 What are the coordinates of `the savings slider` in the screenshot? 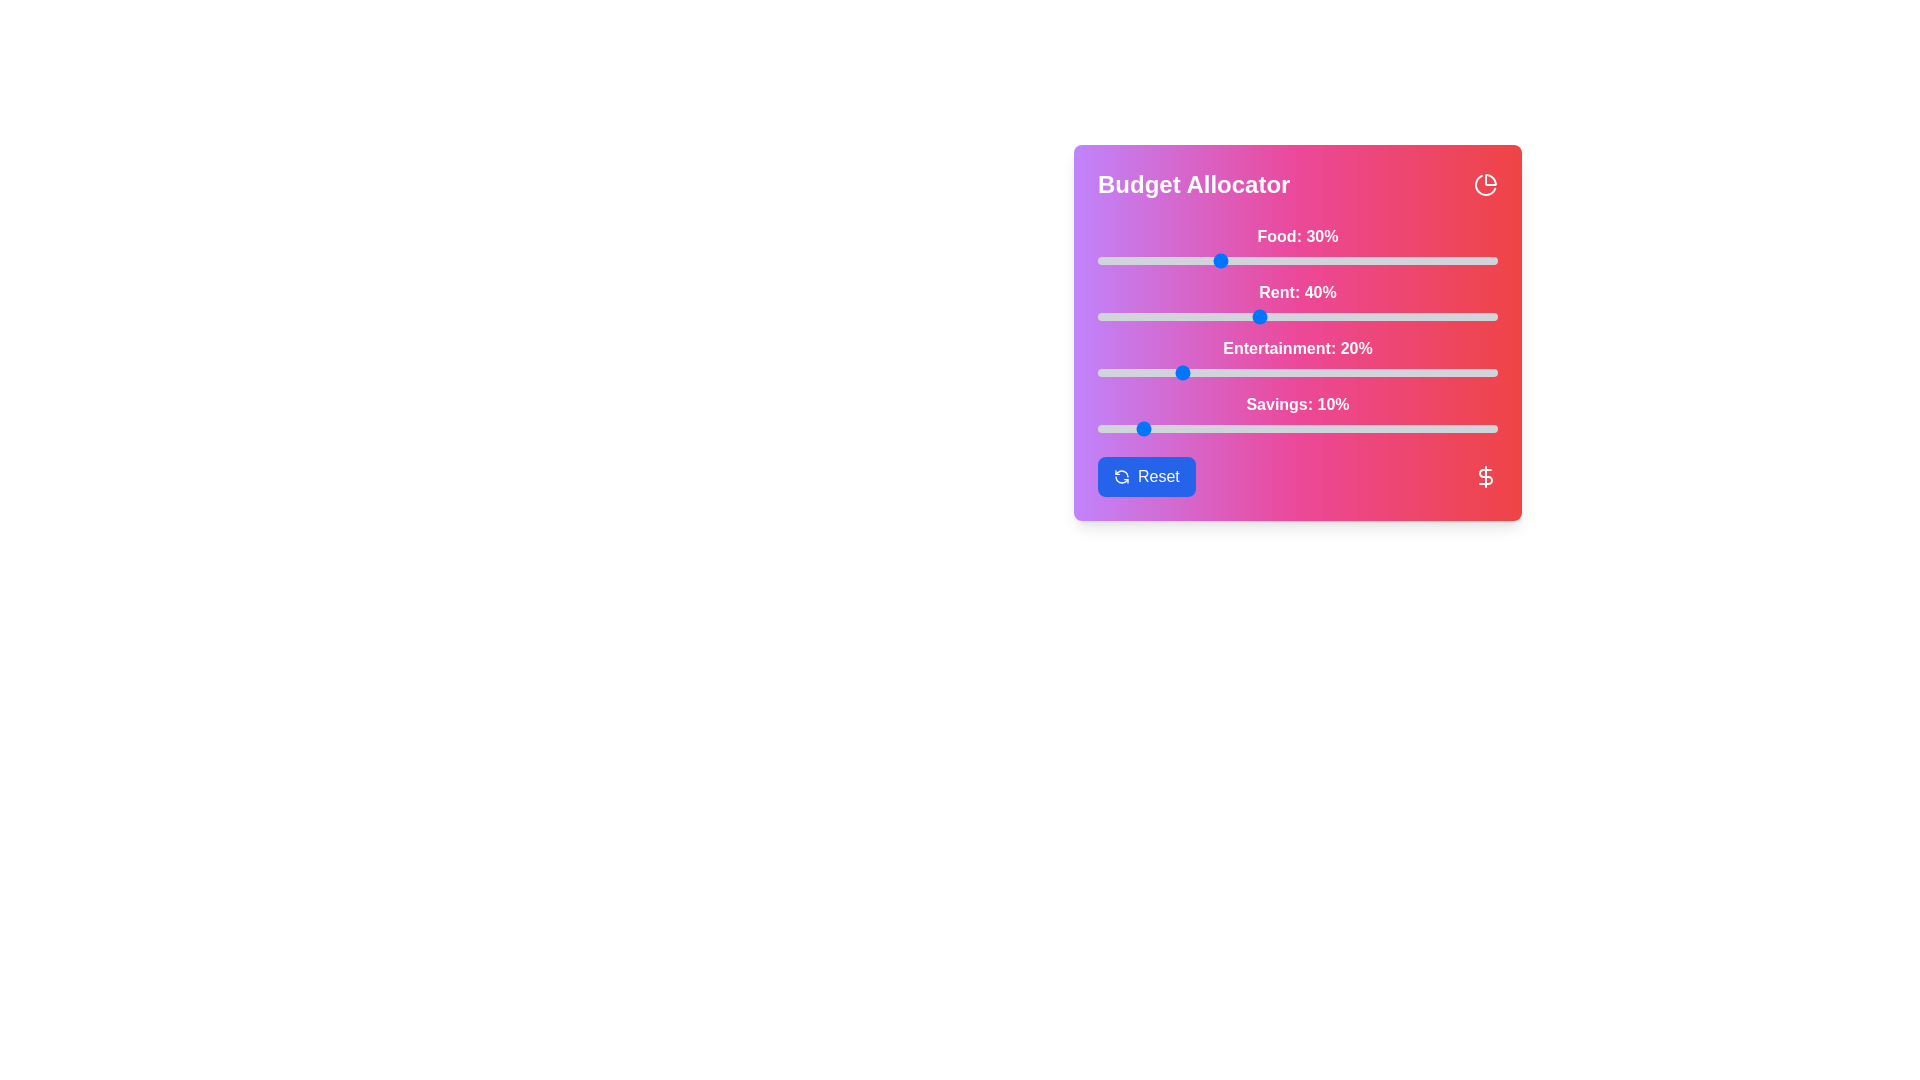 It's located at (1310, 427).